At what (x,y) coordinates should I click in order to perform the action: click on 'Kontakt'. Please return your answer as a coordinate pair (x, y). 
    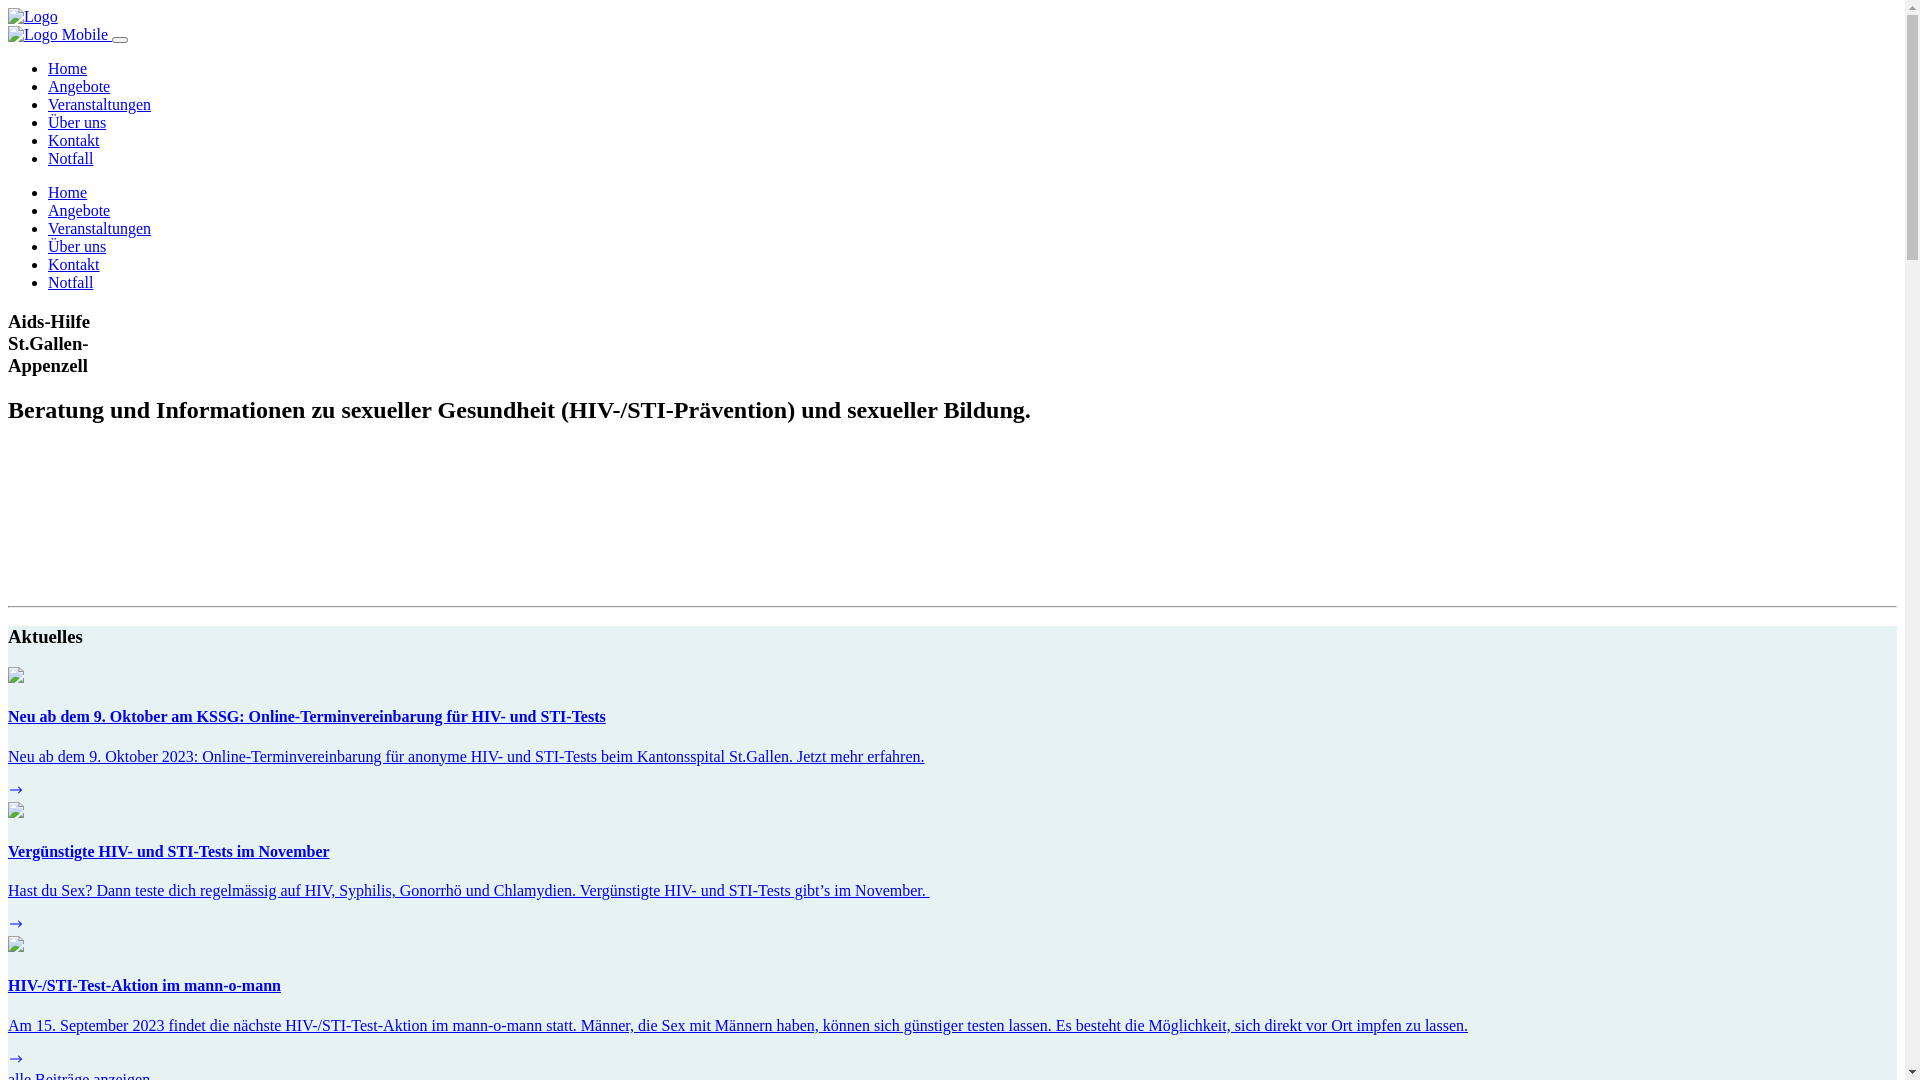
    Looking at the image, I should click on (48, 263).